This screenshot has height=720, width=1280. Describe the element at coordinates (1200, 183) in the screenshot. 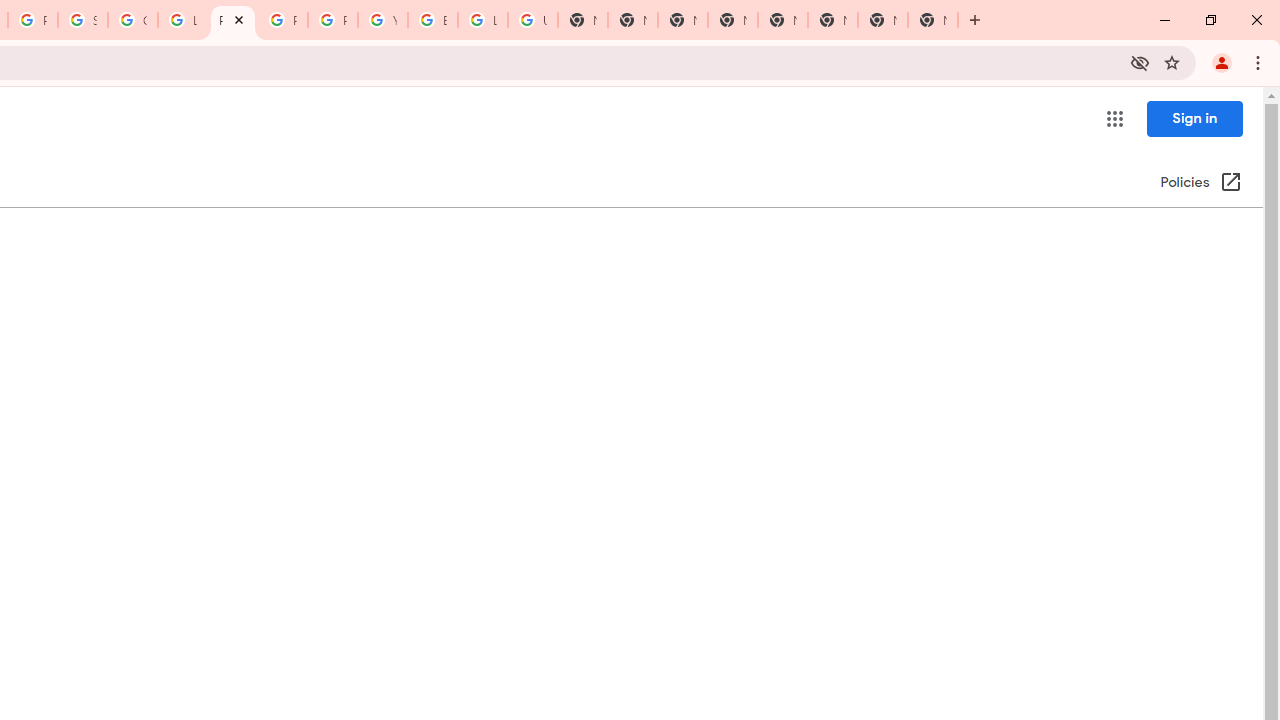

I see `'Policies (Open in a new window)'` at that location.